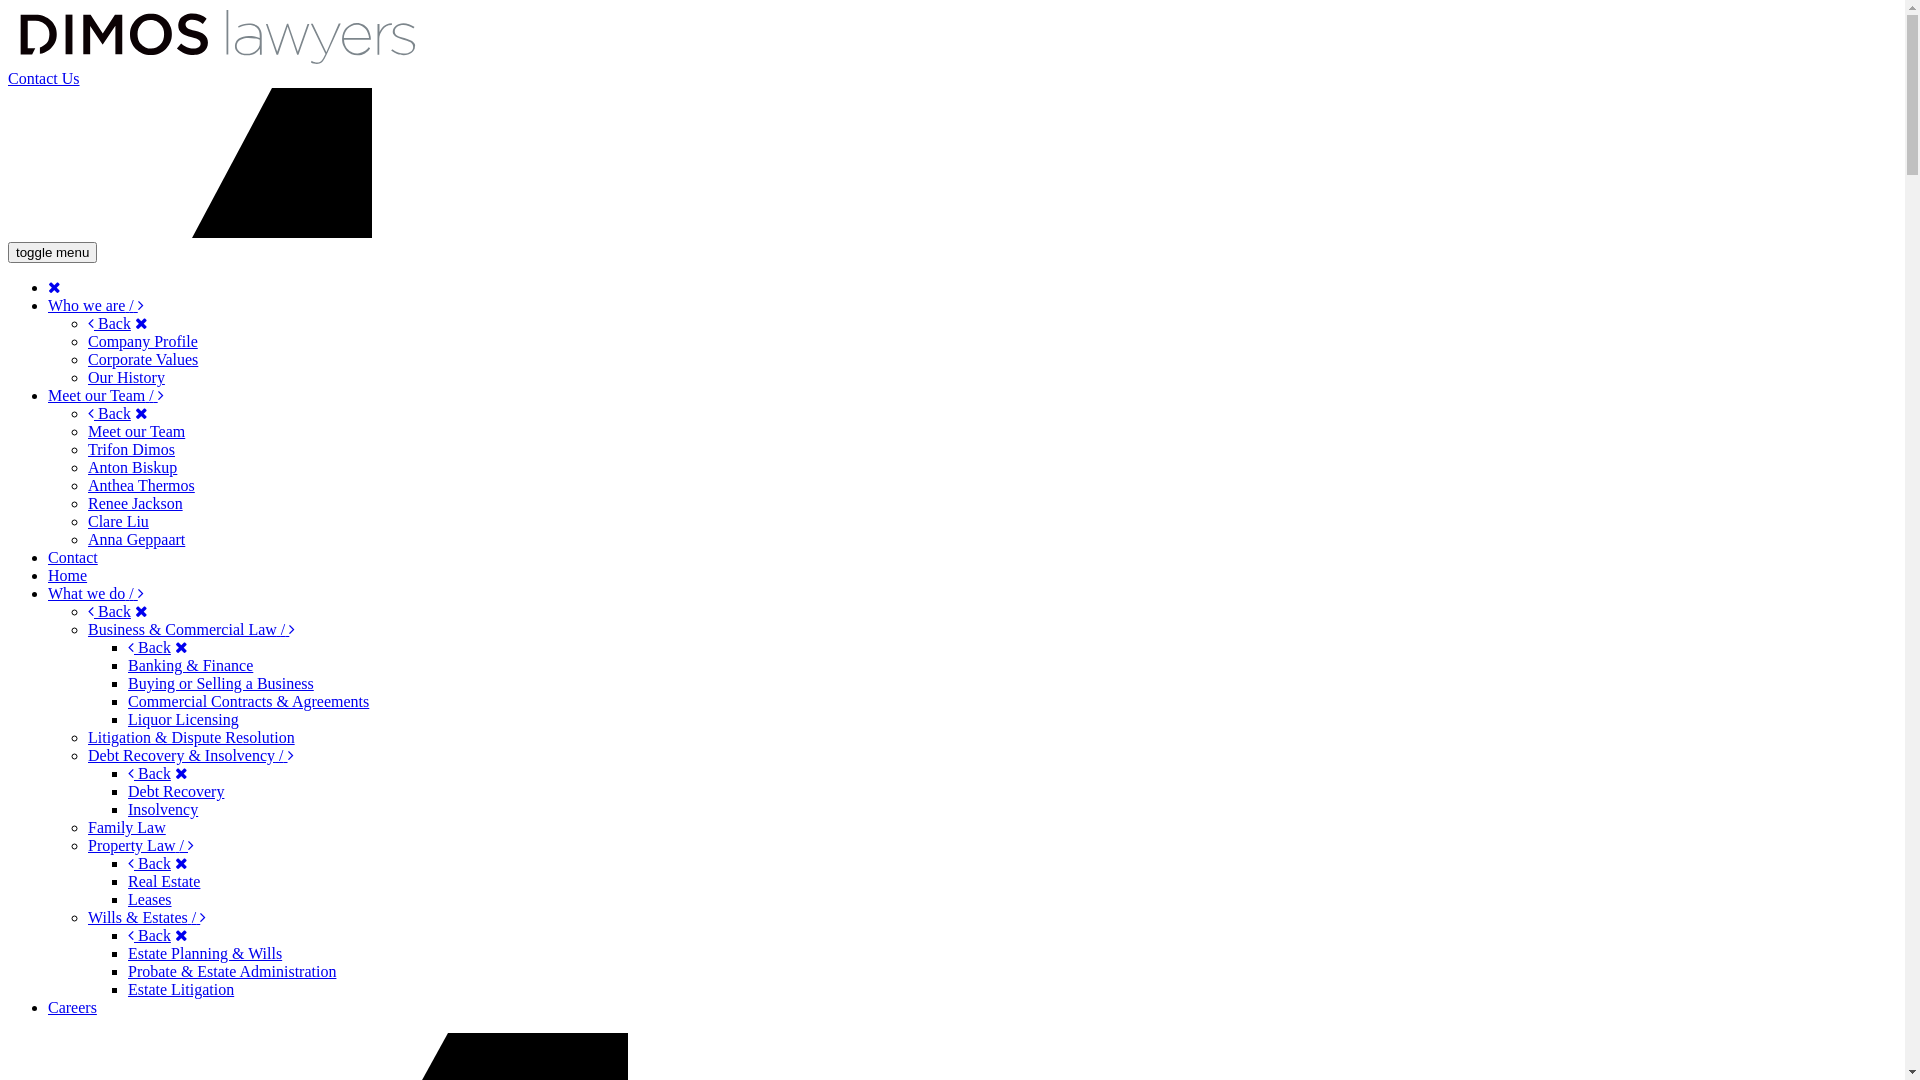 The image size is (1920, 1080). What do you see at coordinates (67, 575) in the screenshot?
I see `'Home'` at bounding box center [67, 575].